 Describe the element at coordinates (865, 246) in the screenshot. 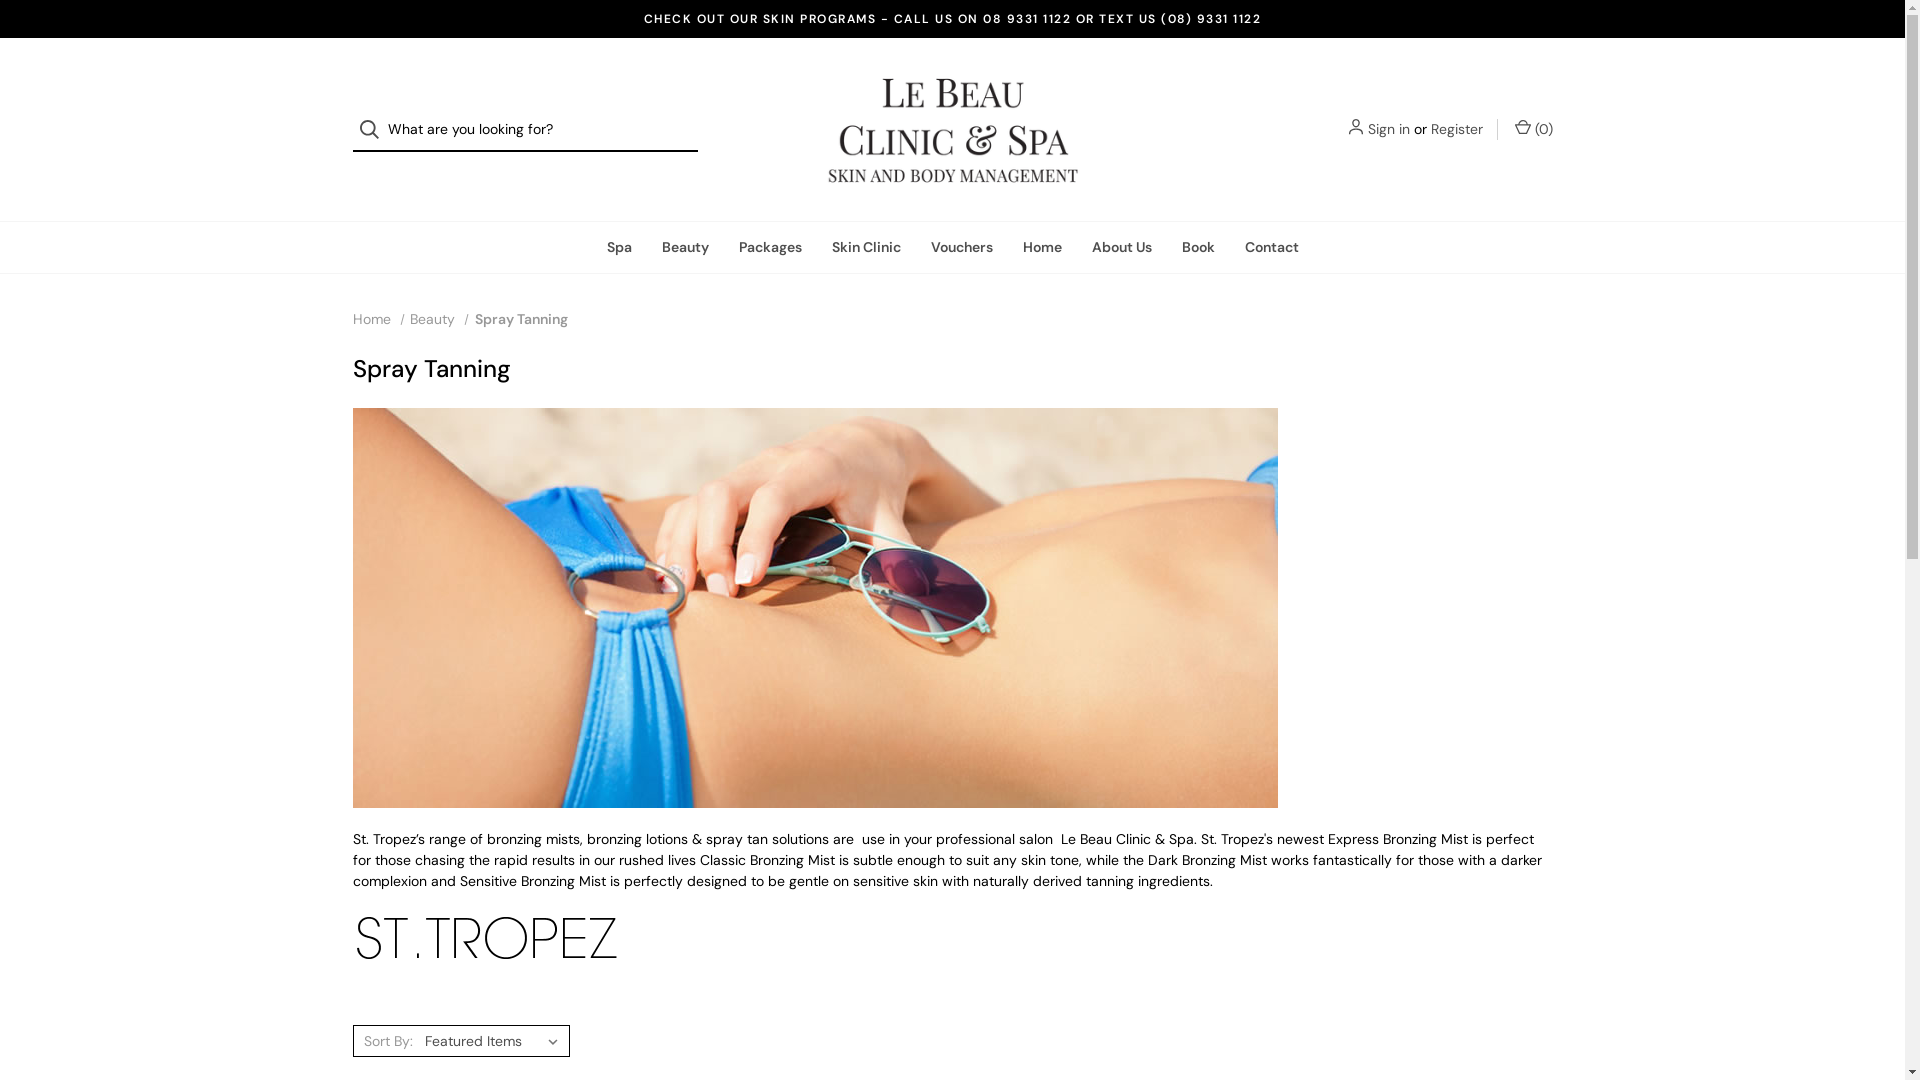

I see `'Skin Clinic'` at that location.